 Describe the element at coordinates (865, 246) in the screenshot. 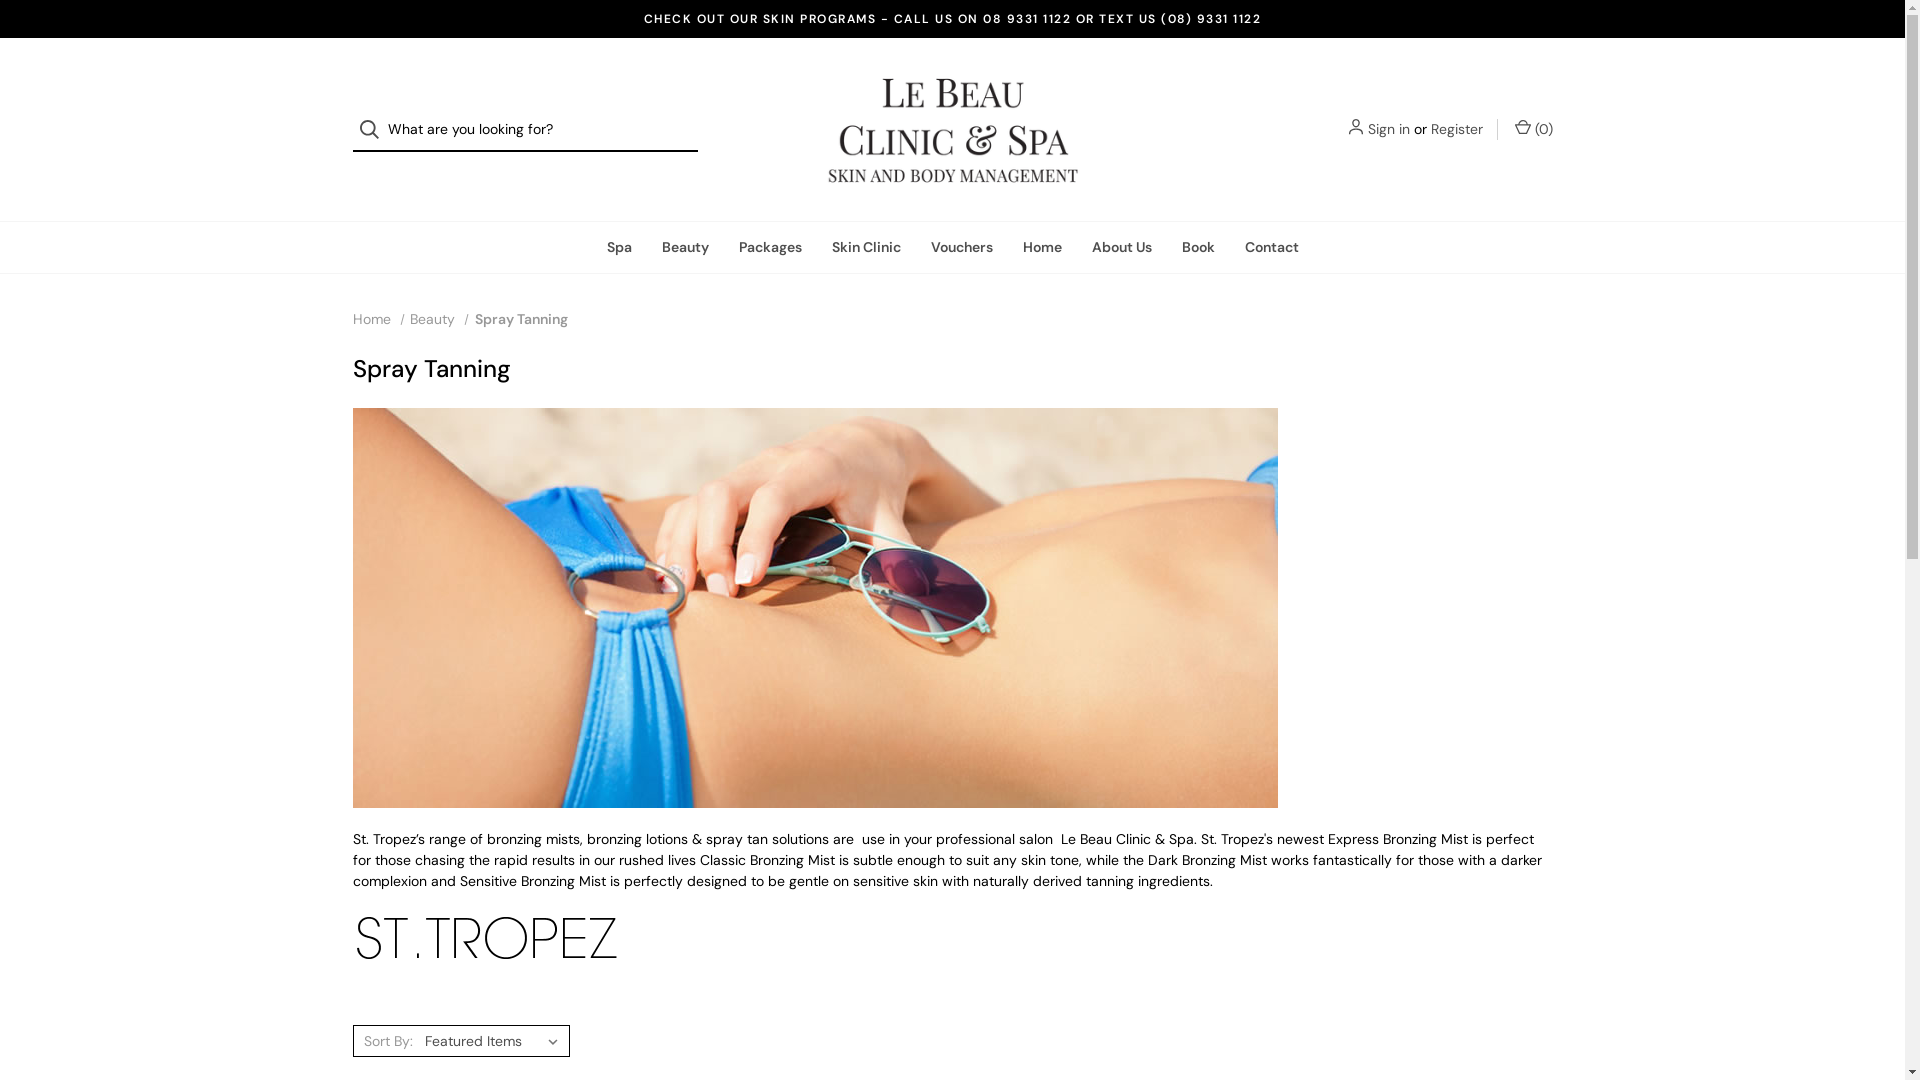

I see `'Skin Clinic'` at that location.